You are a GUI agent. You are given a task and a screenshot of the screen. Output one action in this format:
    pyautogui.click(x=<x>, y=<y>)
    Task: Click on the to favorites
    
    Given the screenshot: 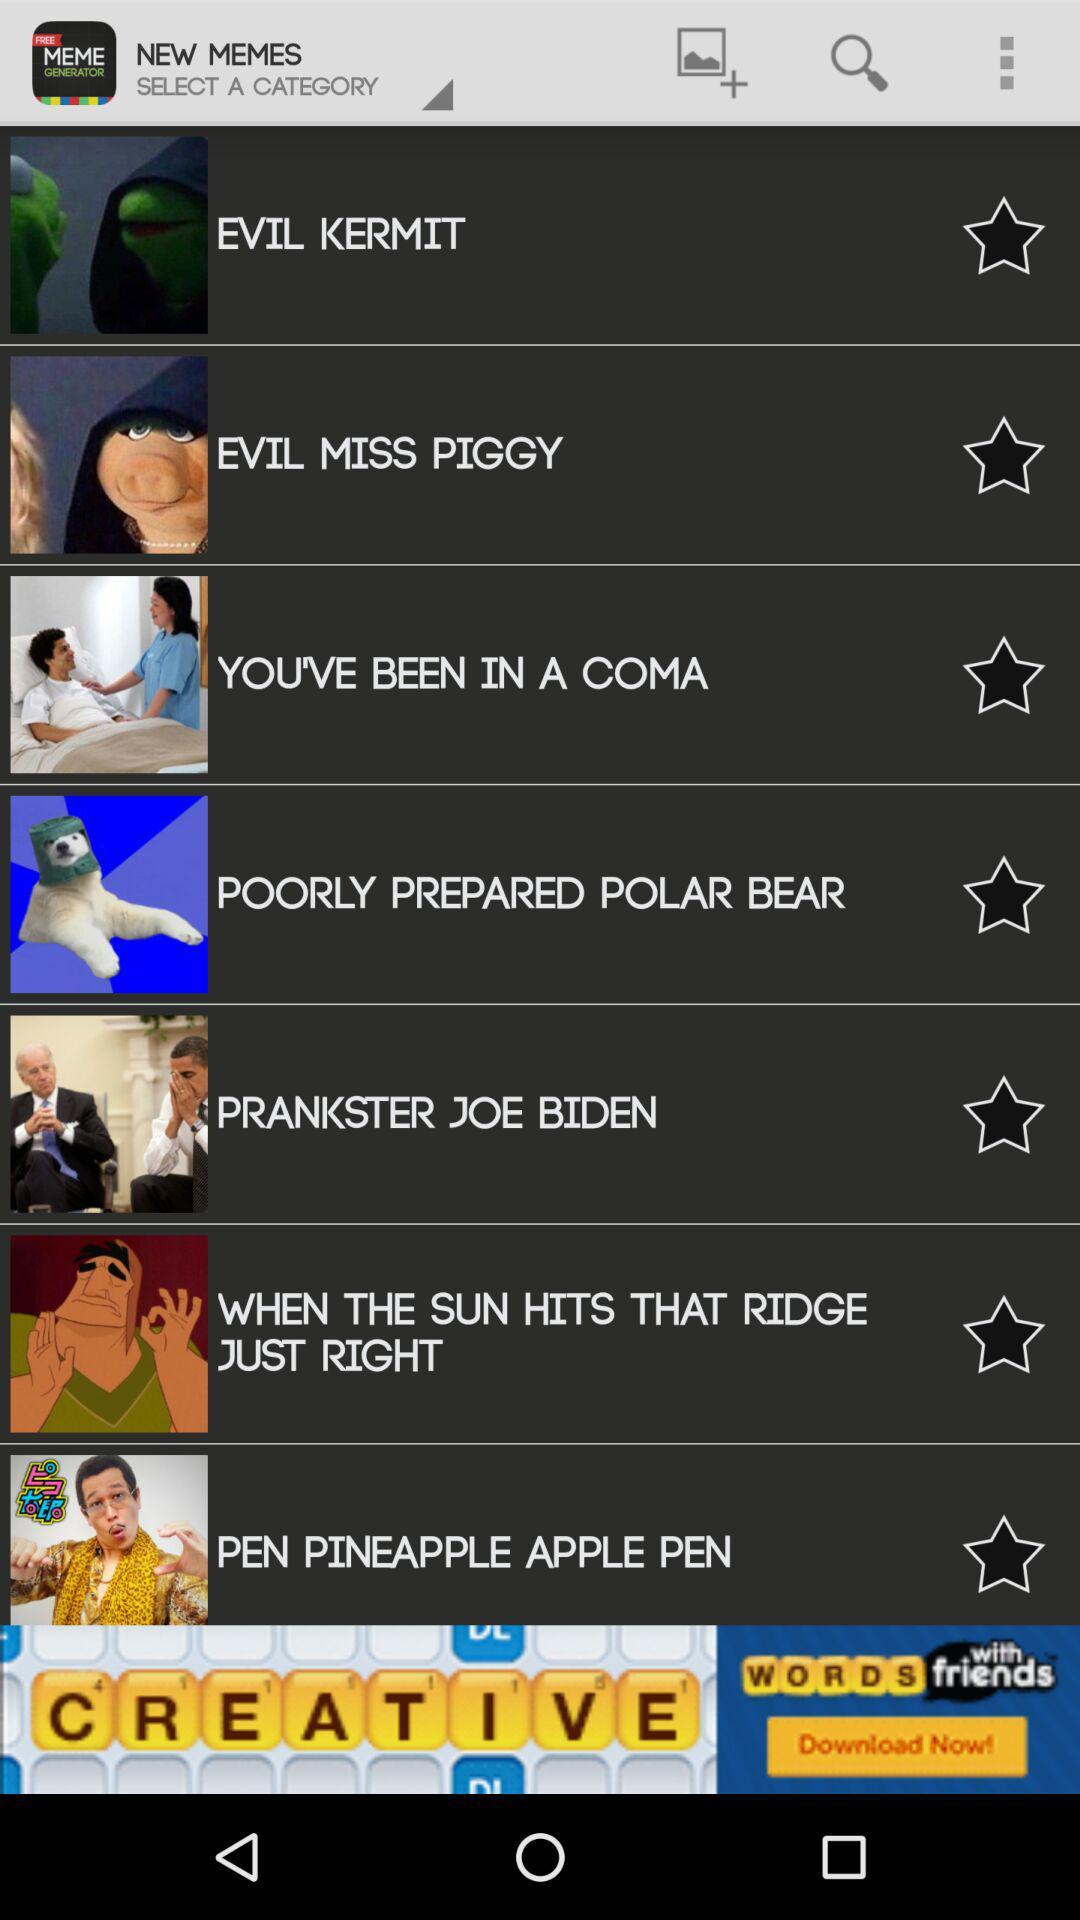 What is the action you would take?
    pyautogui.click(x=1003, y=893)
    